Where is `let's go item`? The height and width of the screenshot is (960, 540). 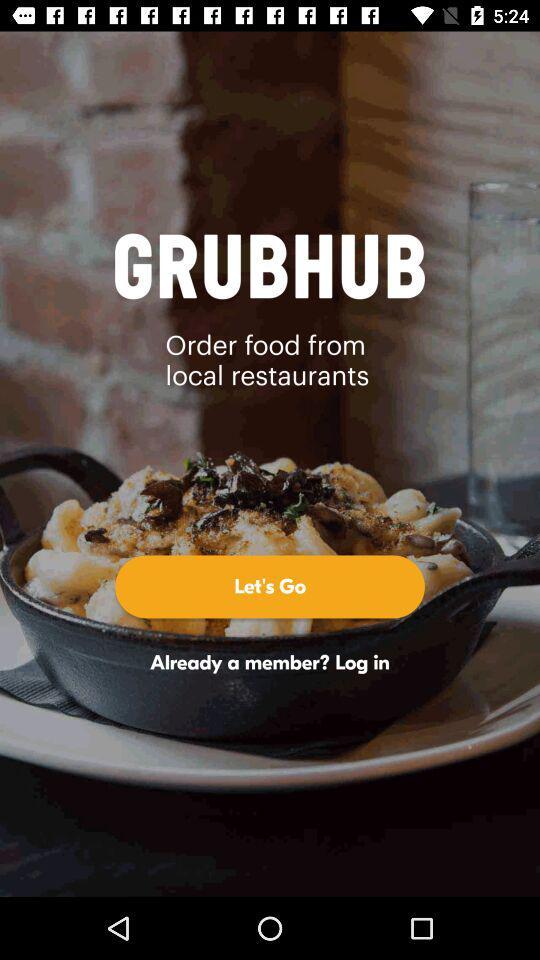
let's go item is located at coordinates (270, 586).